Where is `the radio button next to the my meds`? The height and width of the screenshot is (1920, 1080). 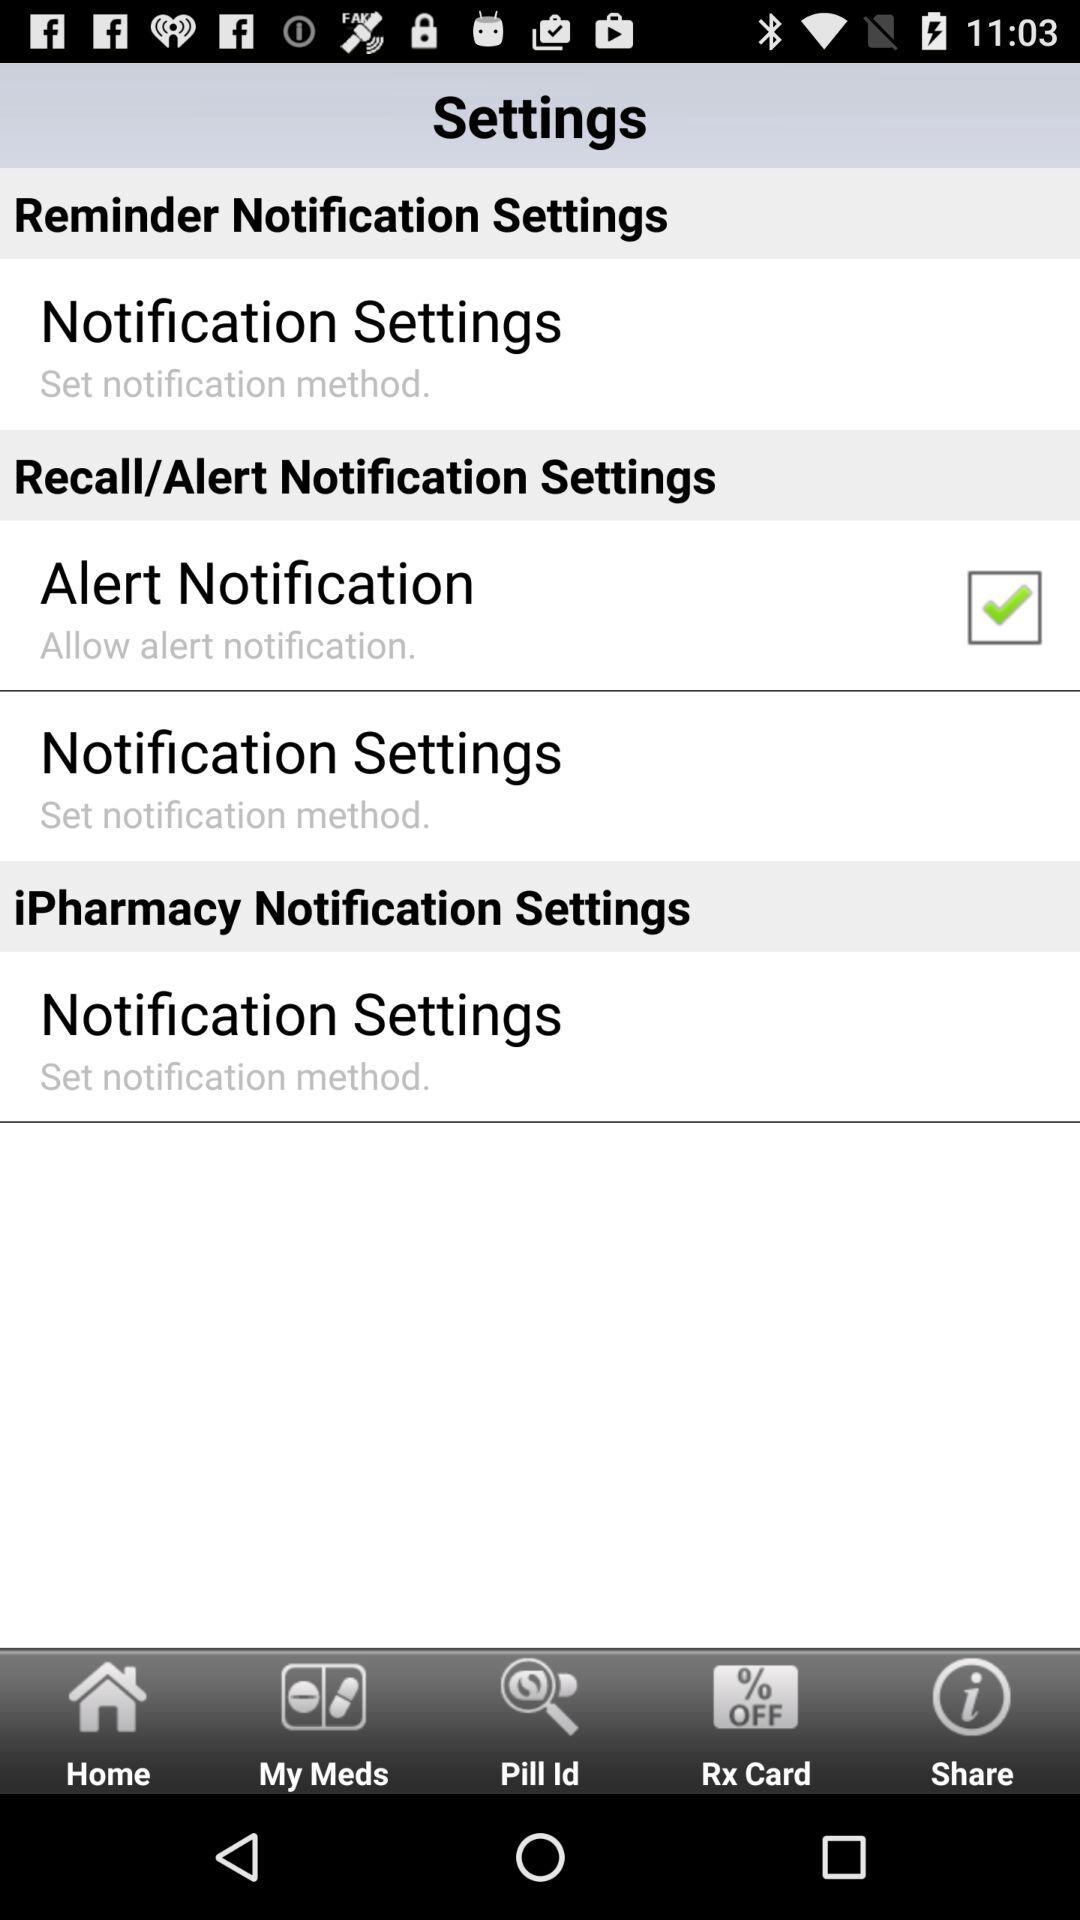 the radio button next to the my meds is located at coordinates (108, 1719).